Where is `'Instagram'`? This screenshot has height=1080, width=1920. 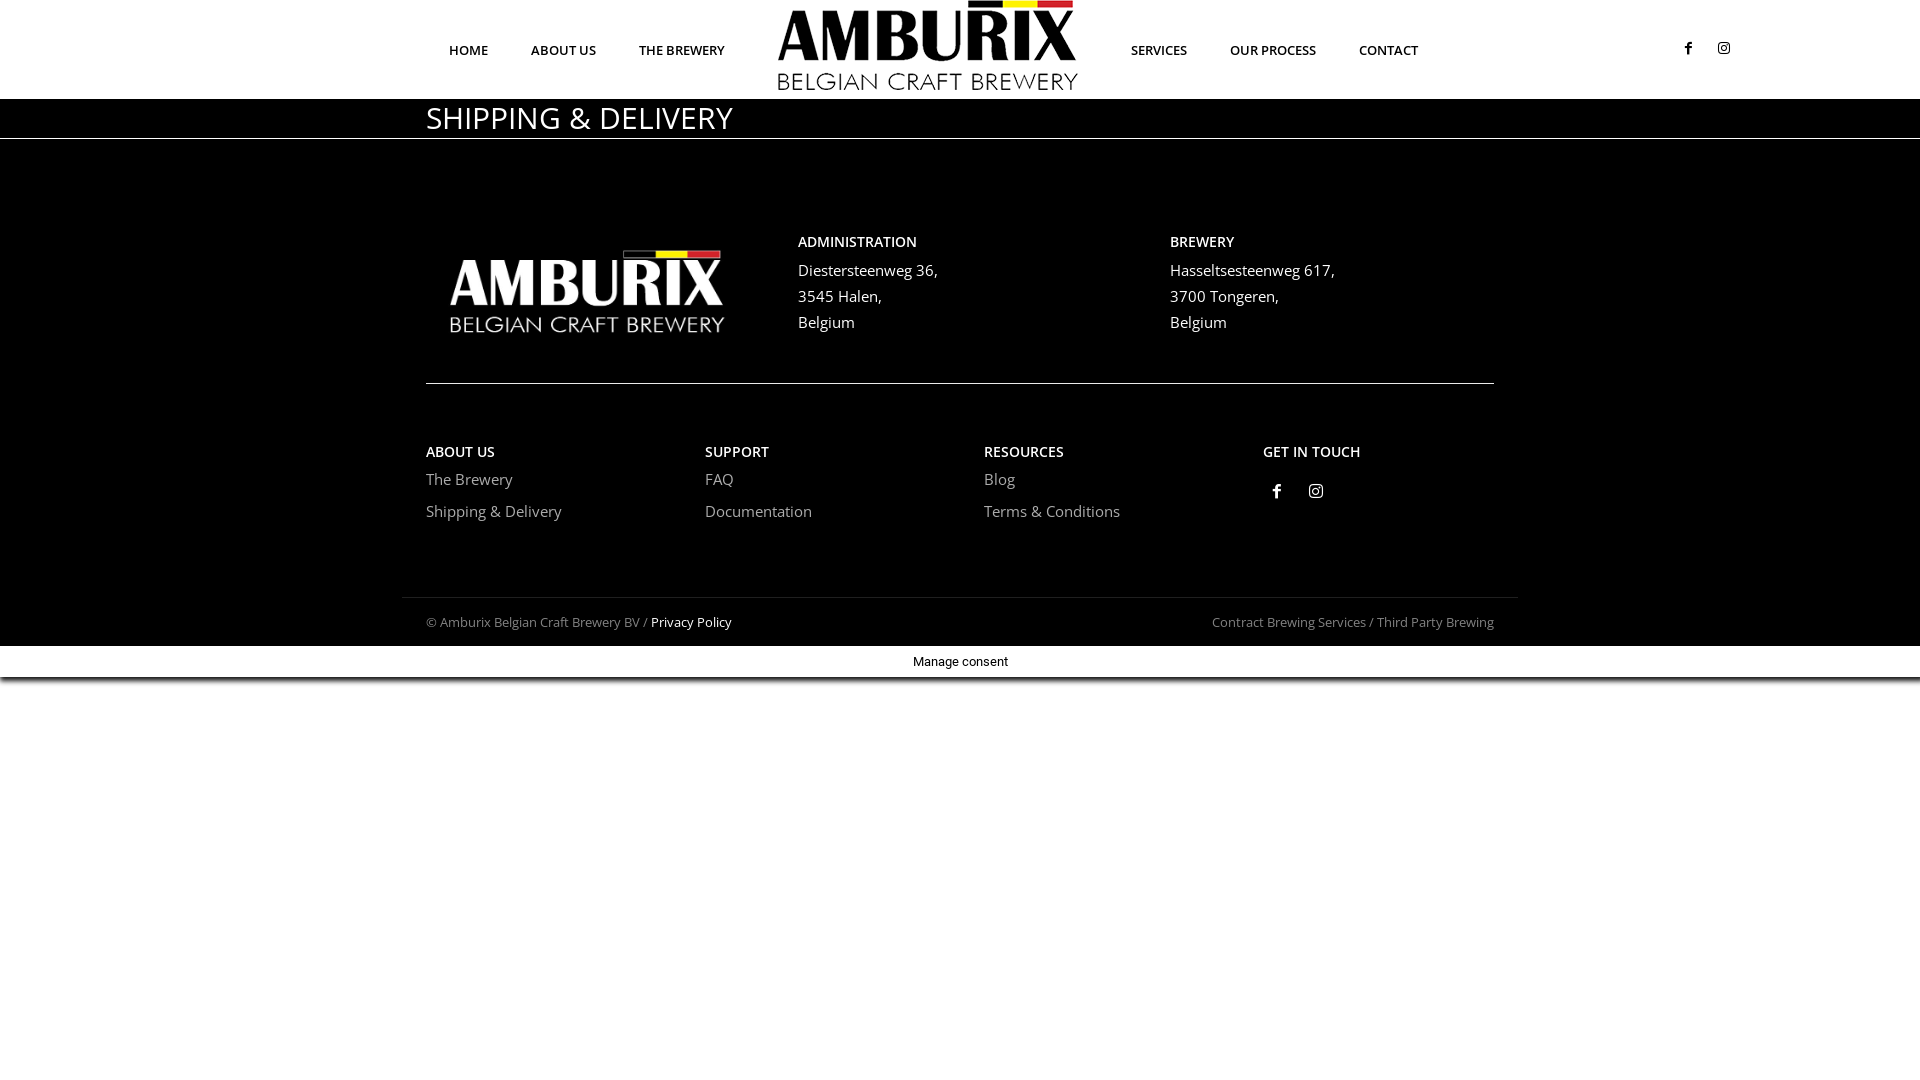
'Instagram' is located at coordinates (1316, 493).